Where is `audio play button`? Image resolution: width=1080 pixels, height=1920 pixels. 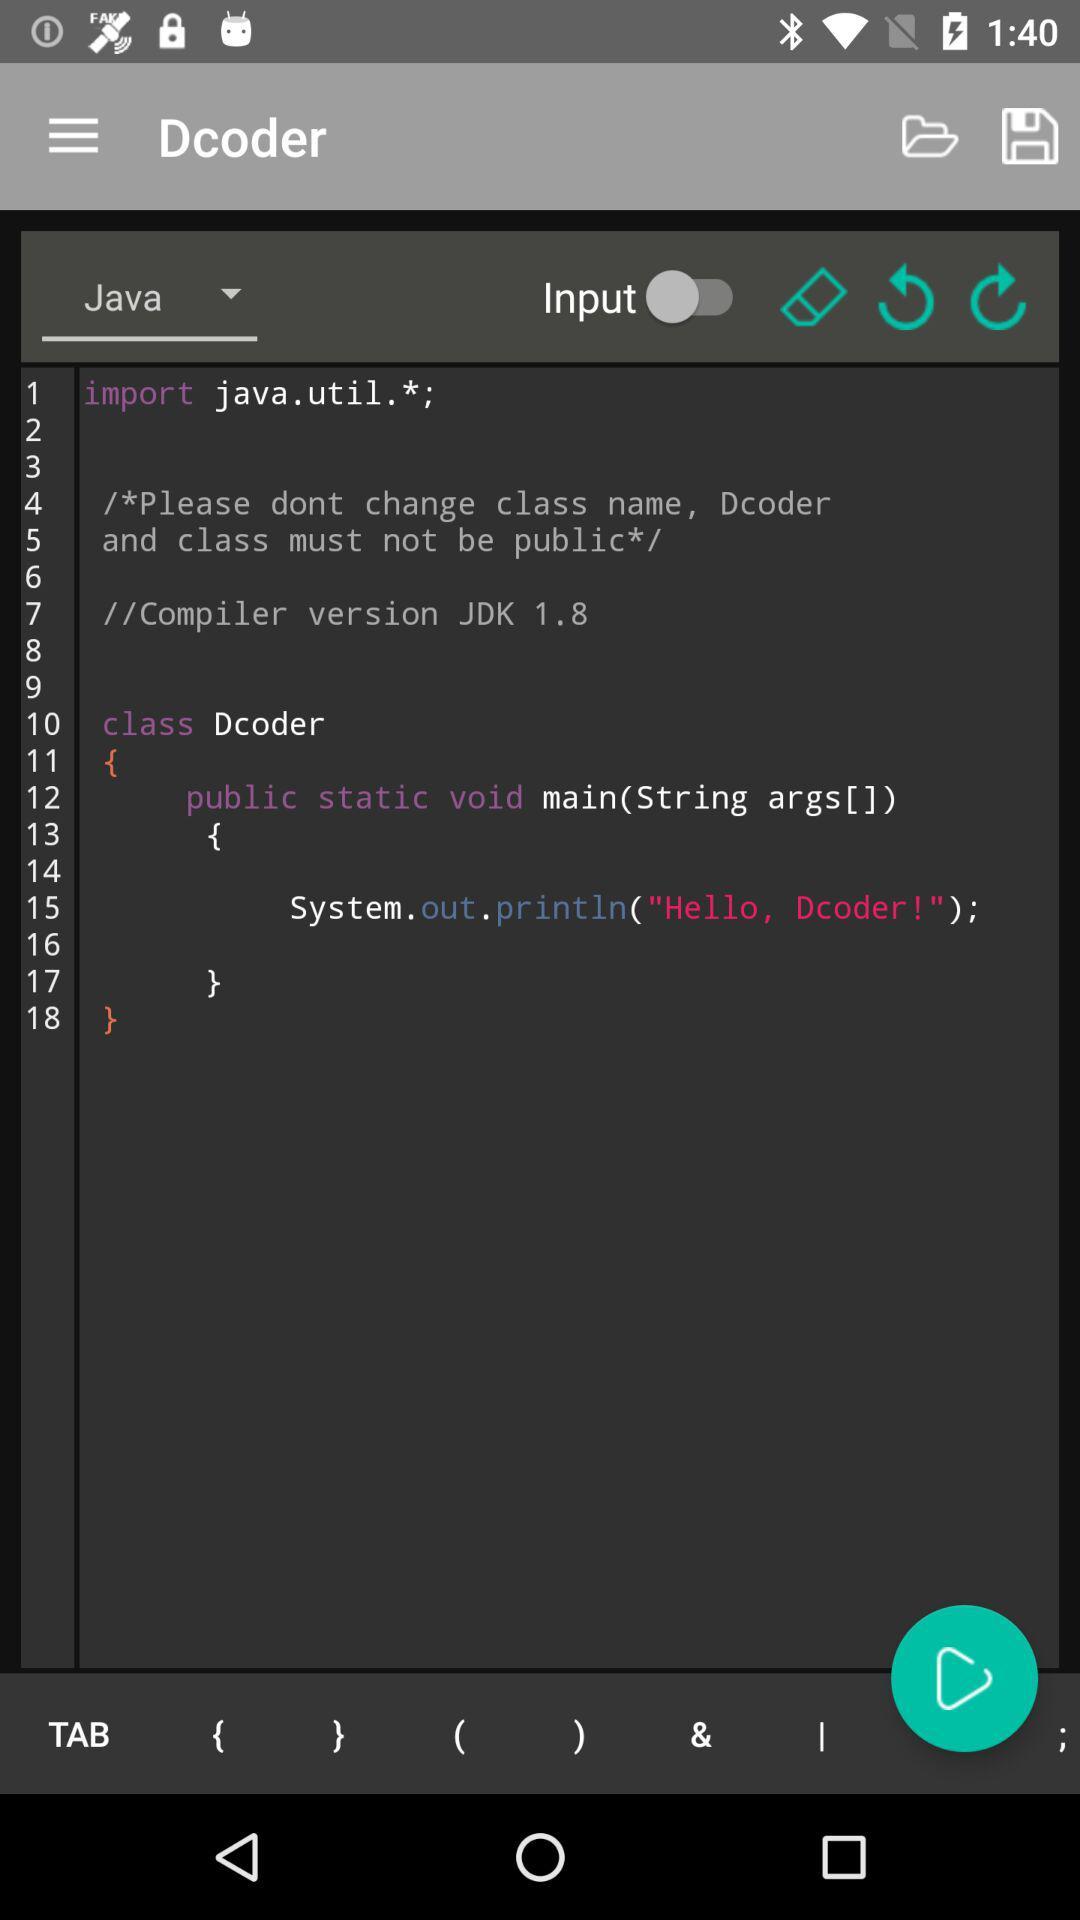
audio play button is located at coordinates (963, 1678).